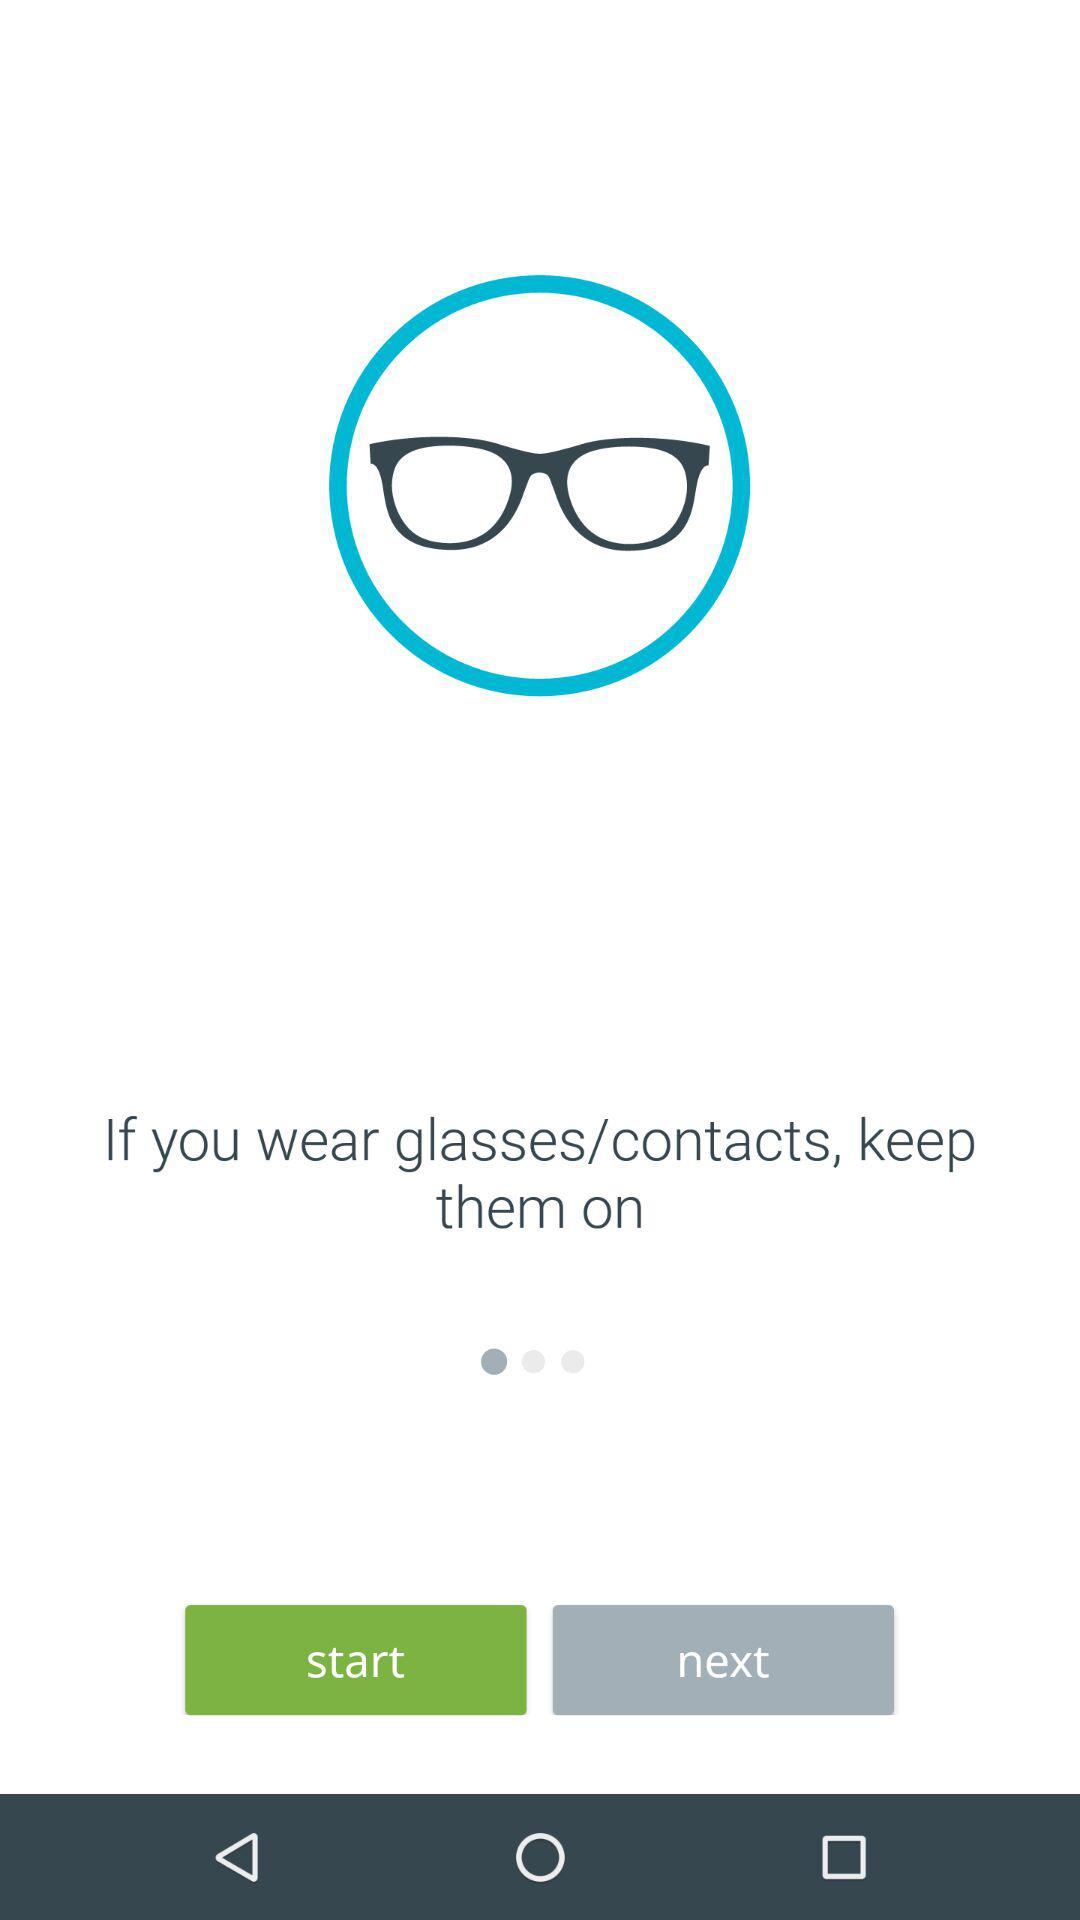 This screenshot has height=1920, width=1080. What do you see at coordinates (723, 1660) in the screenshot?
I see `the next at the bottom right corner` at bounding box center [723, 1660].